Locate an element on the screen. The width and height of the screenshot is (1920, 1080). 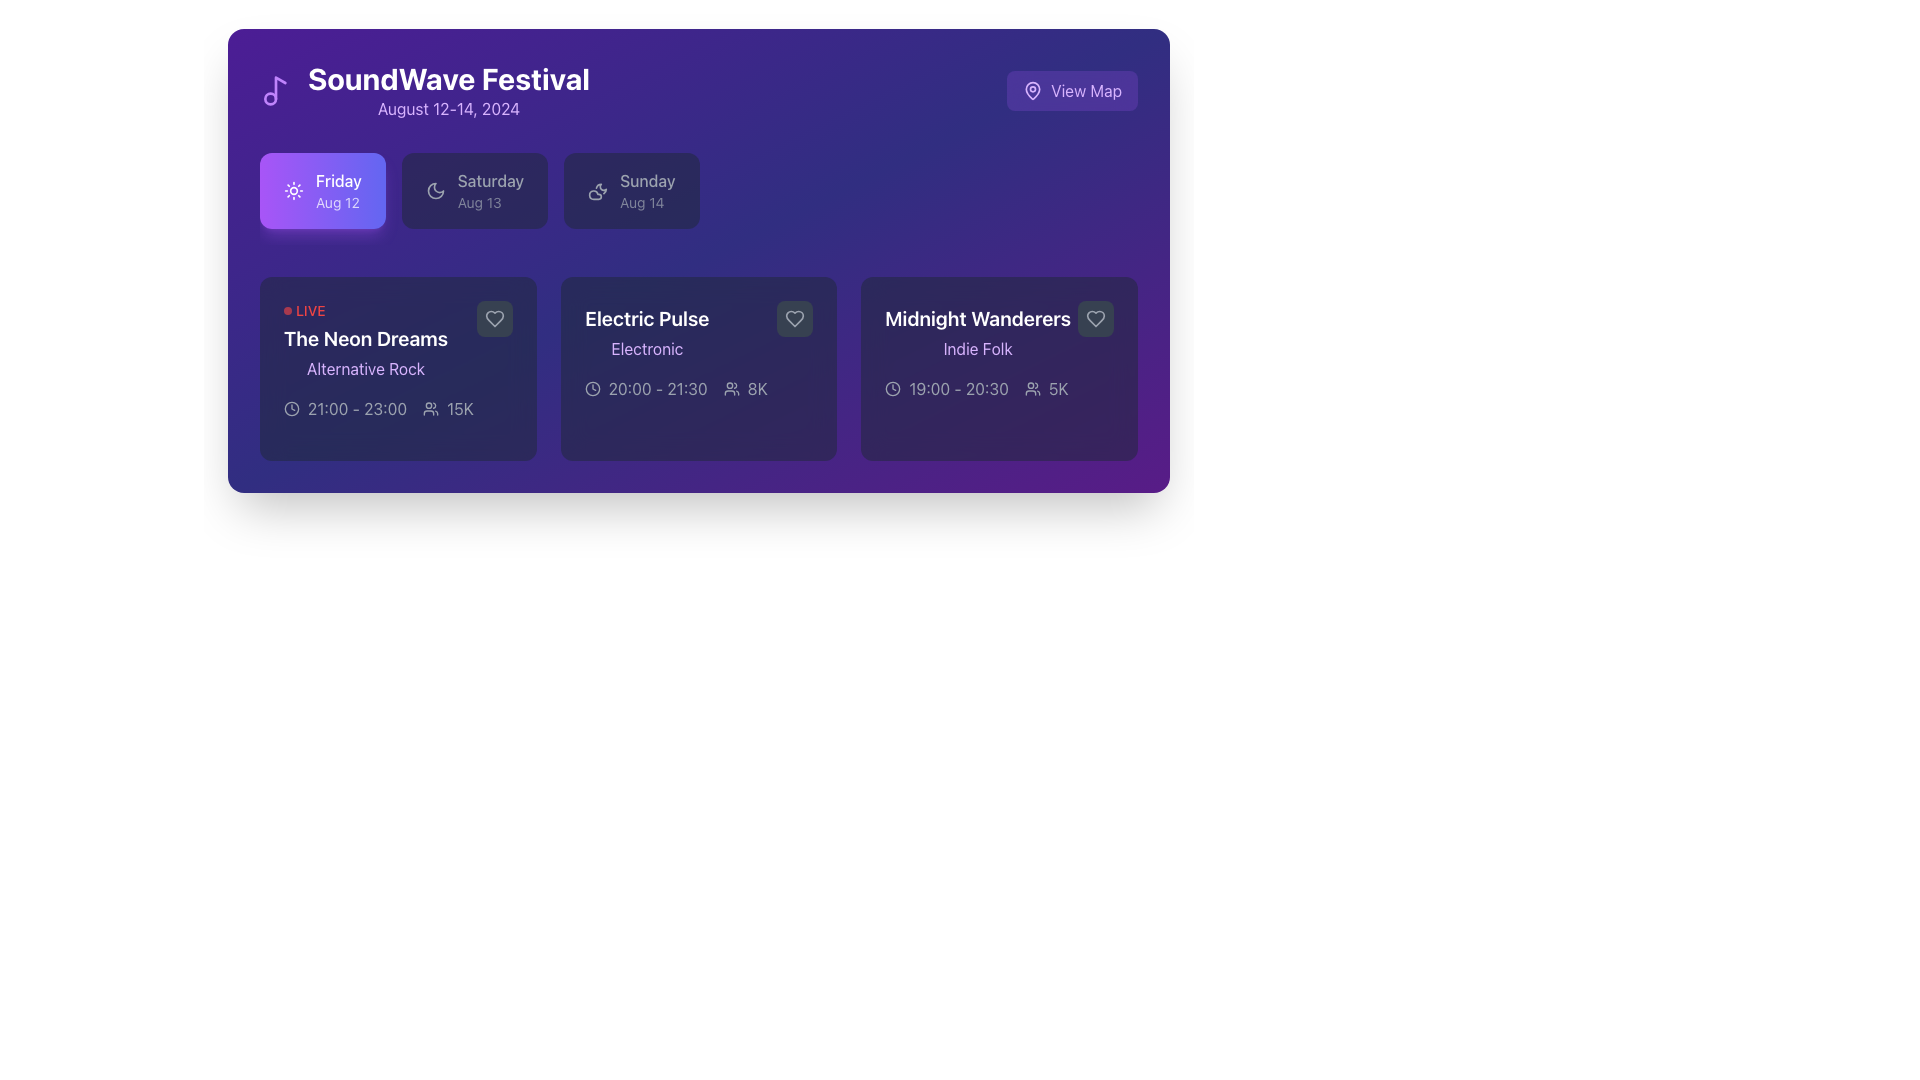
the text label indicating the name and genre of the featured musical act, located in the bottom-right section of the rightmost card in a row of three card components is located at coordinates (978, 330).